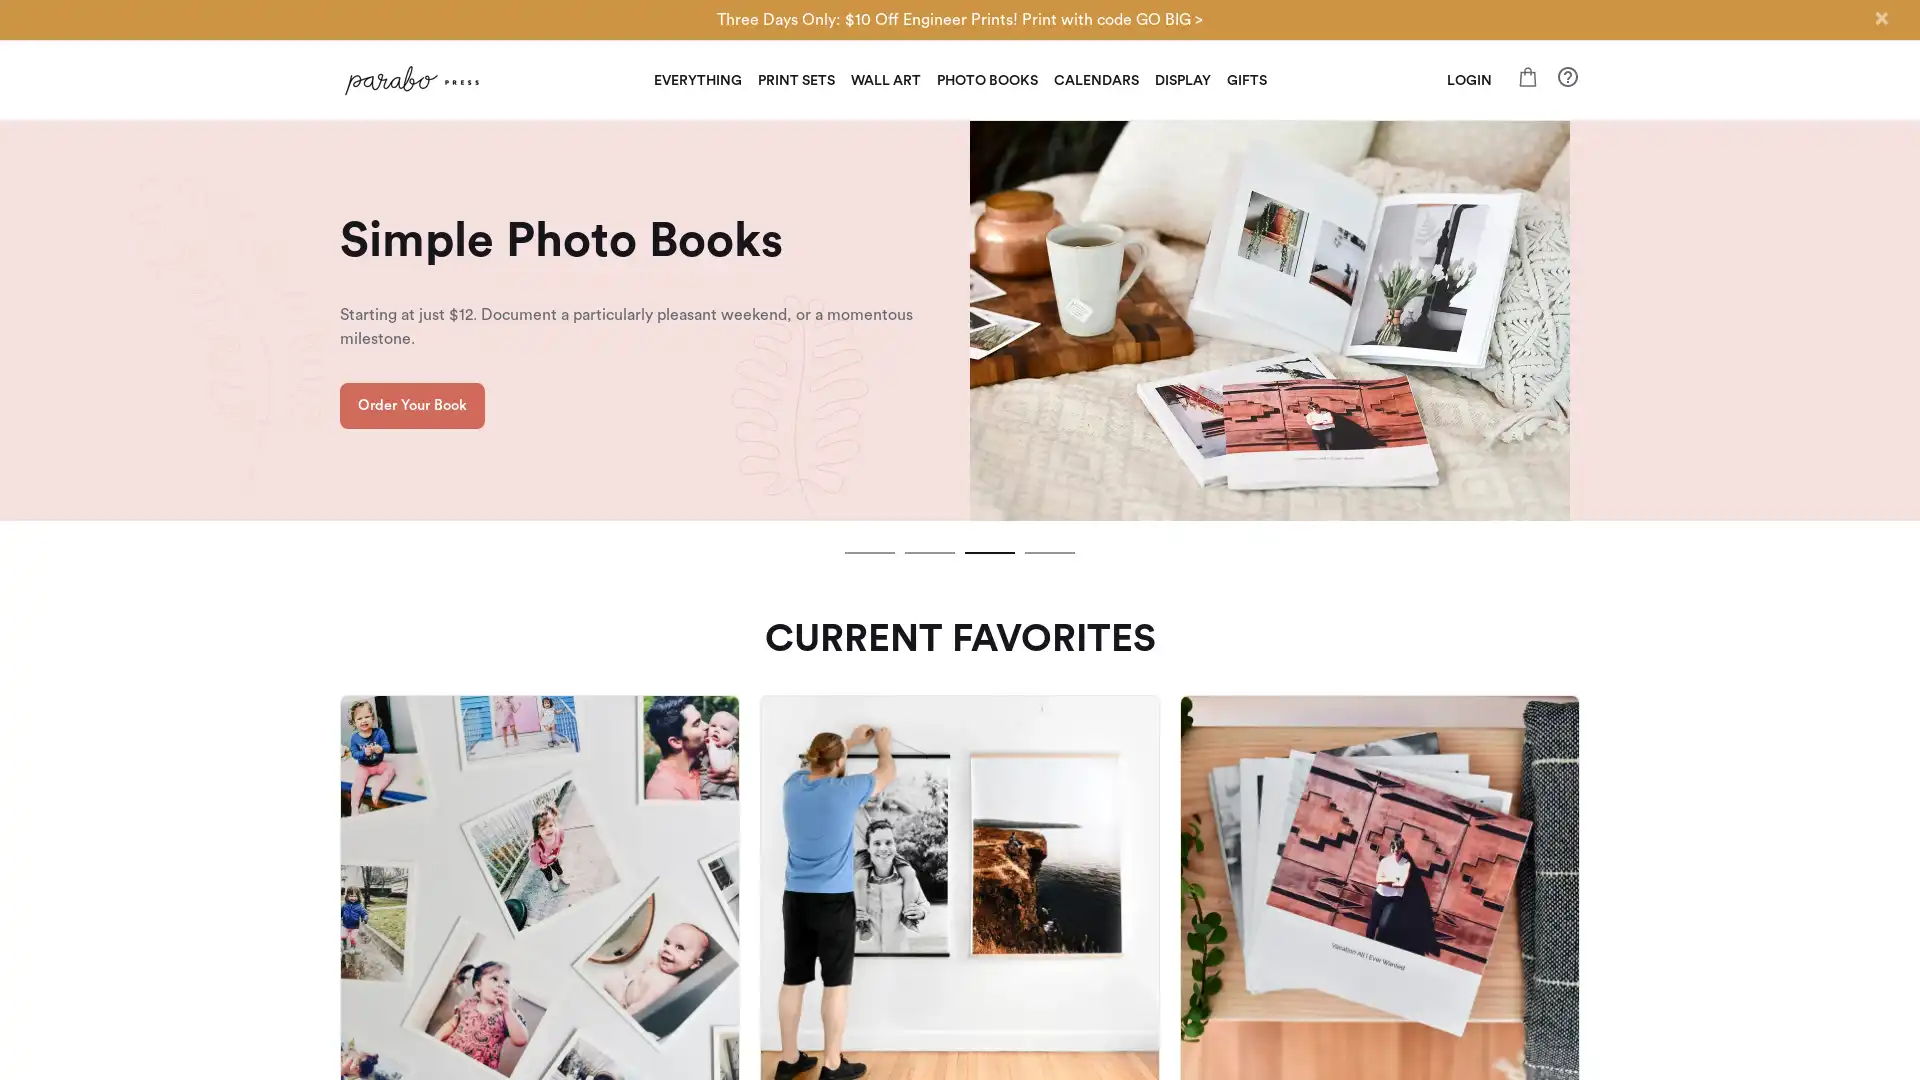 This screenshot has height=1080, width=1920. I want to click on subscribe, so click(1098, 770).